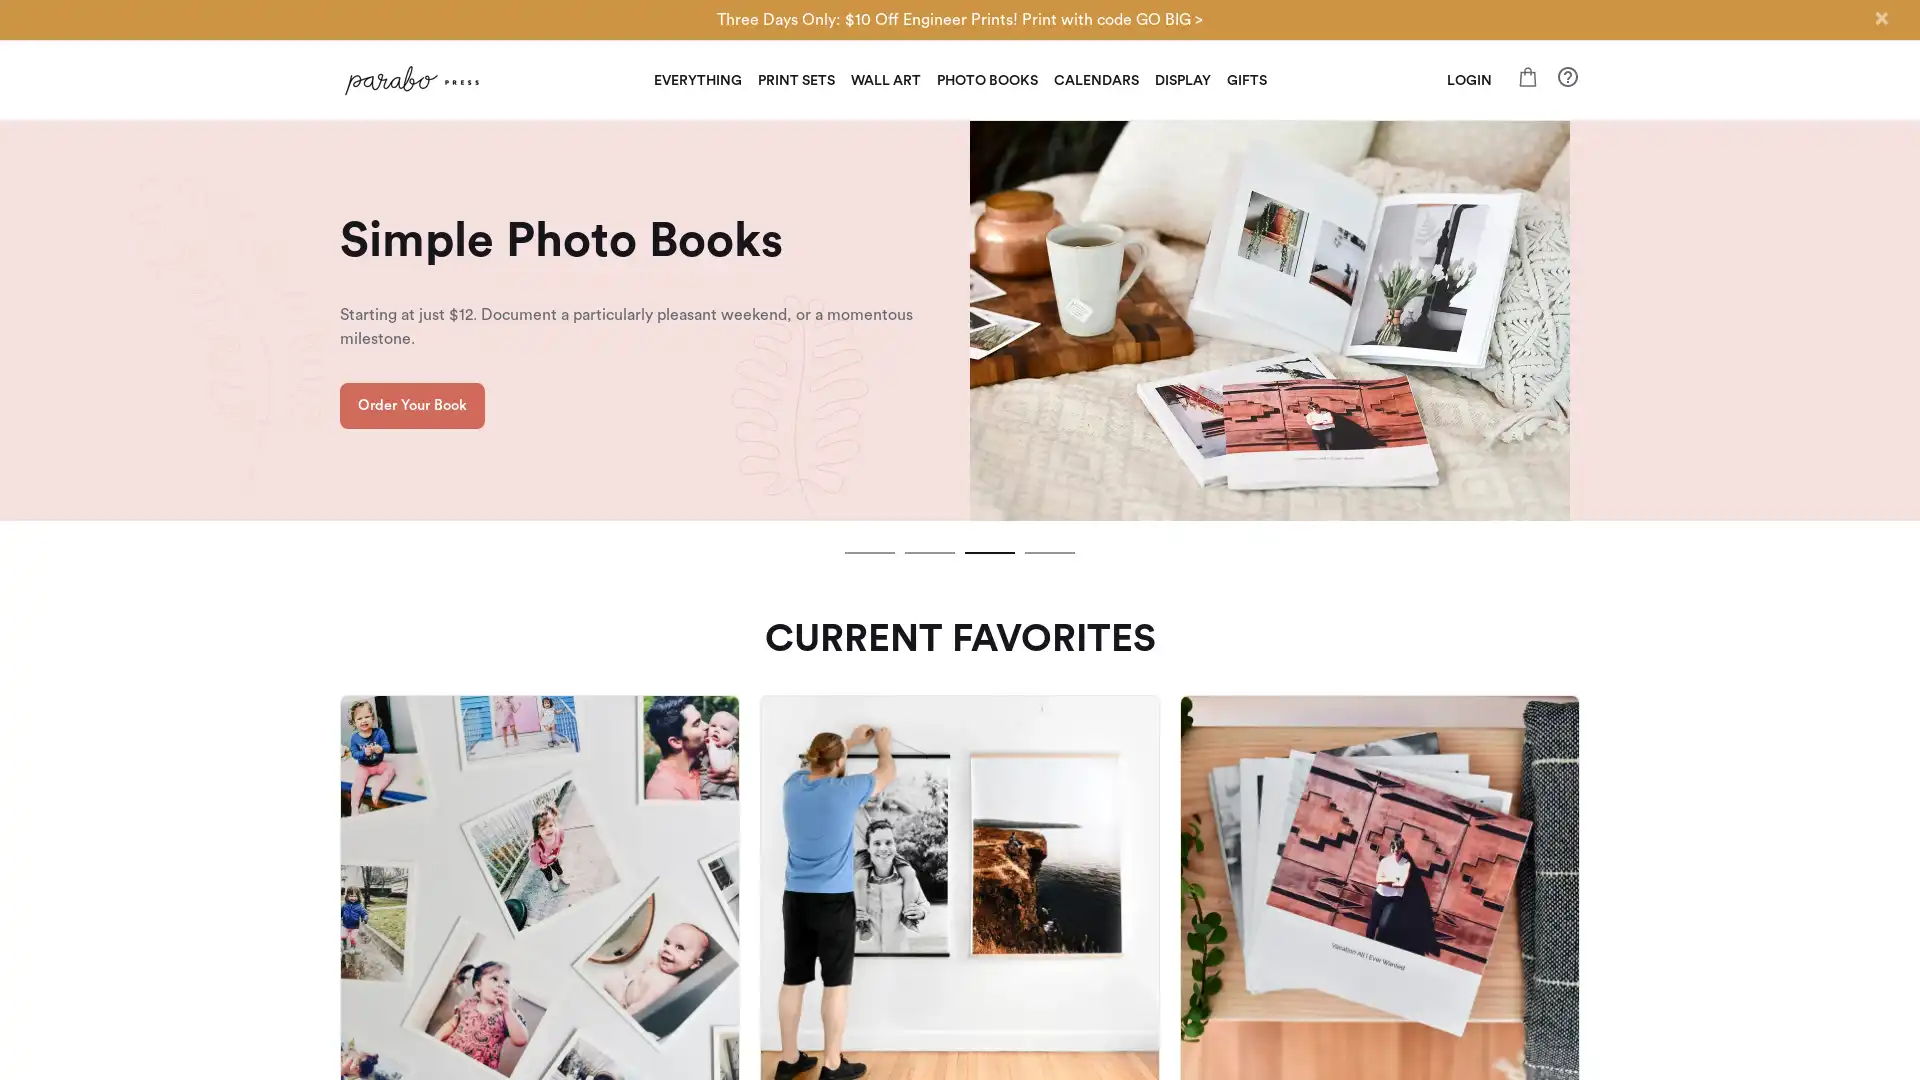 This screenshot has height=1080, width=1920. I want to click on subscribe, so click(1098, 770).